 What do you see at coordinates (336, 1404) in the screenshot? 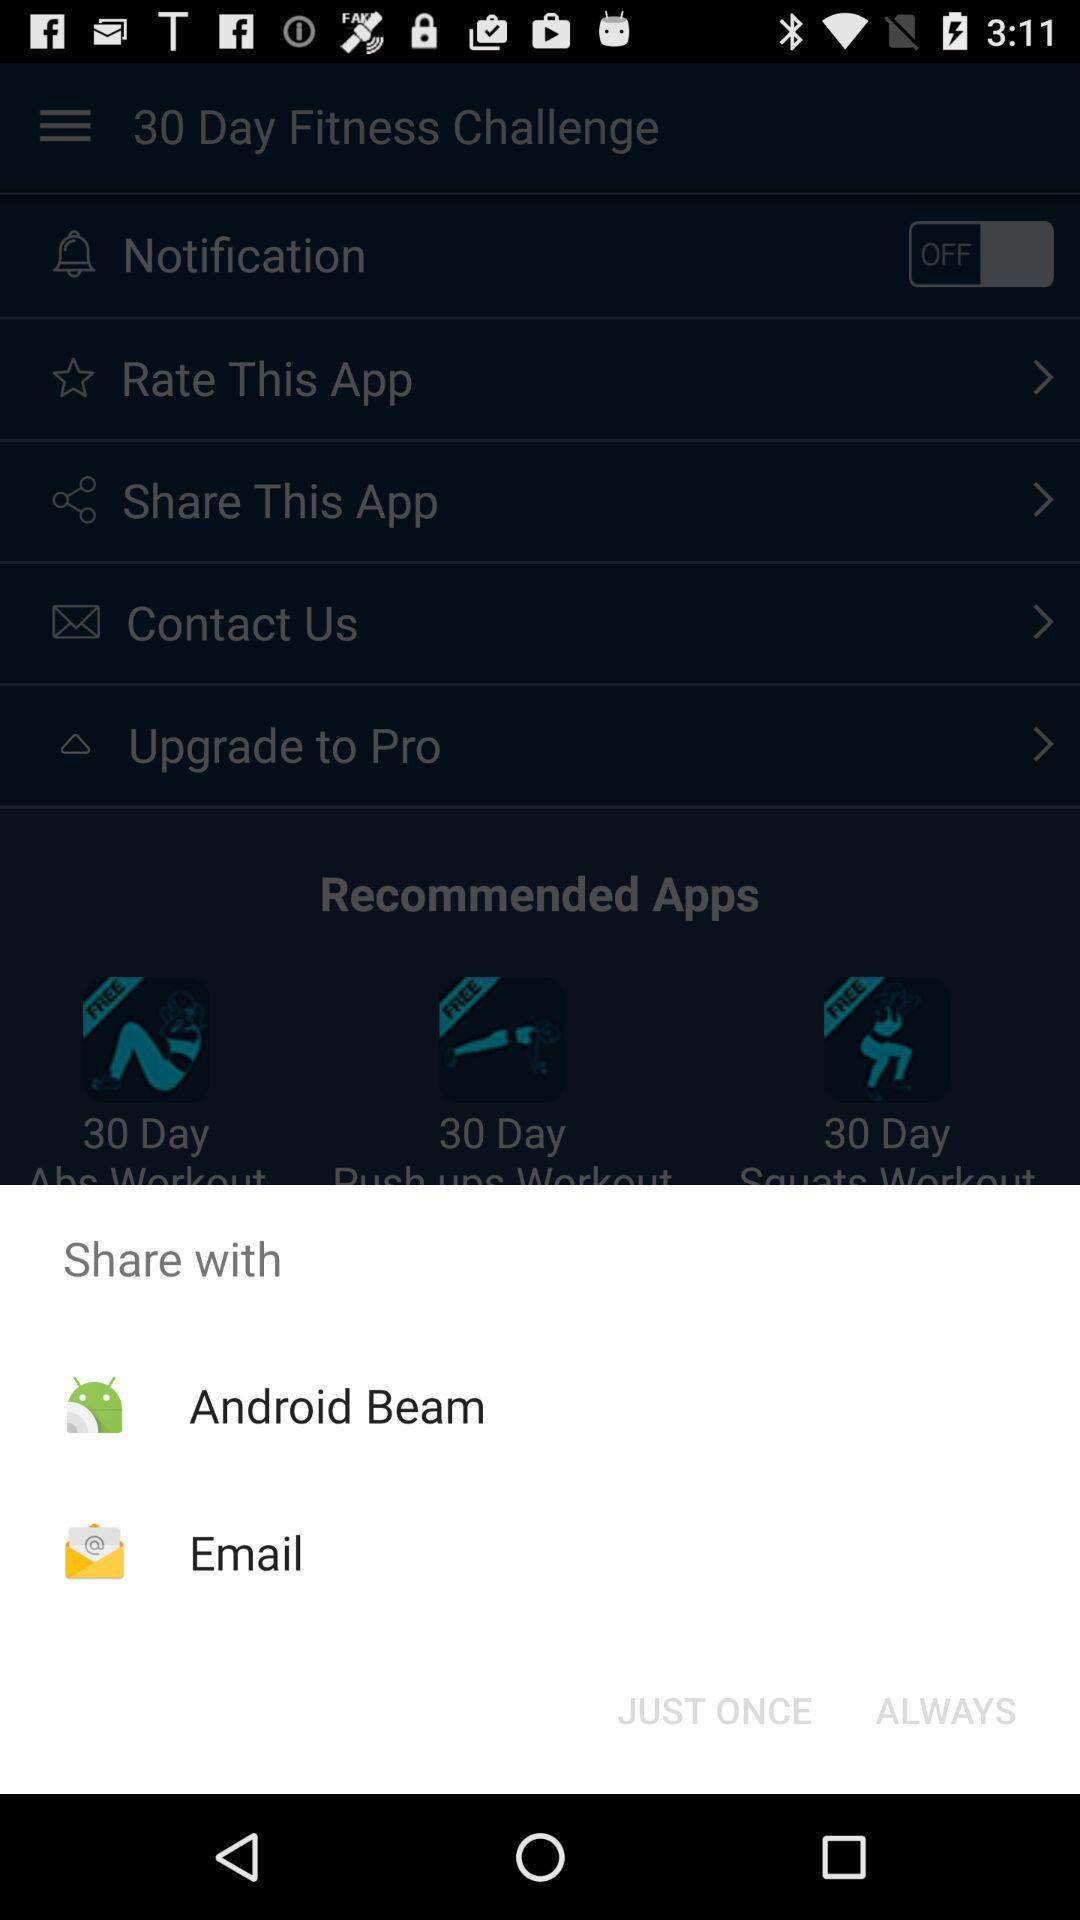
I see `the android beam icon` at bounding box center [336, 1404].